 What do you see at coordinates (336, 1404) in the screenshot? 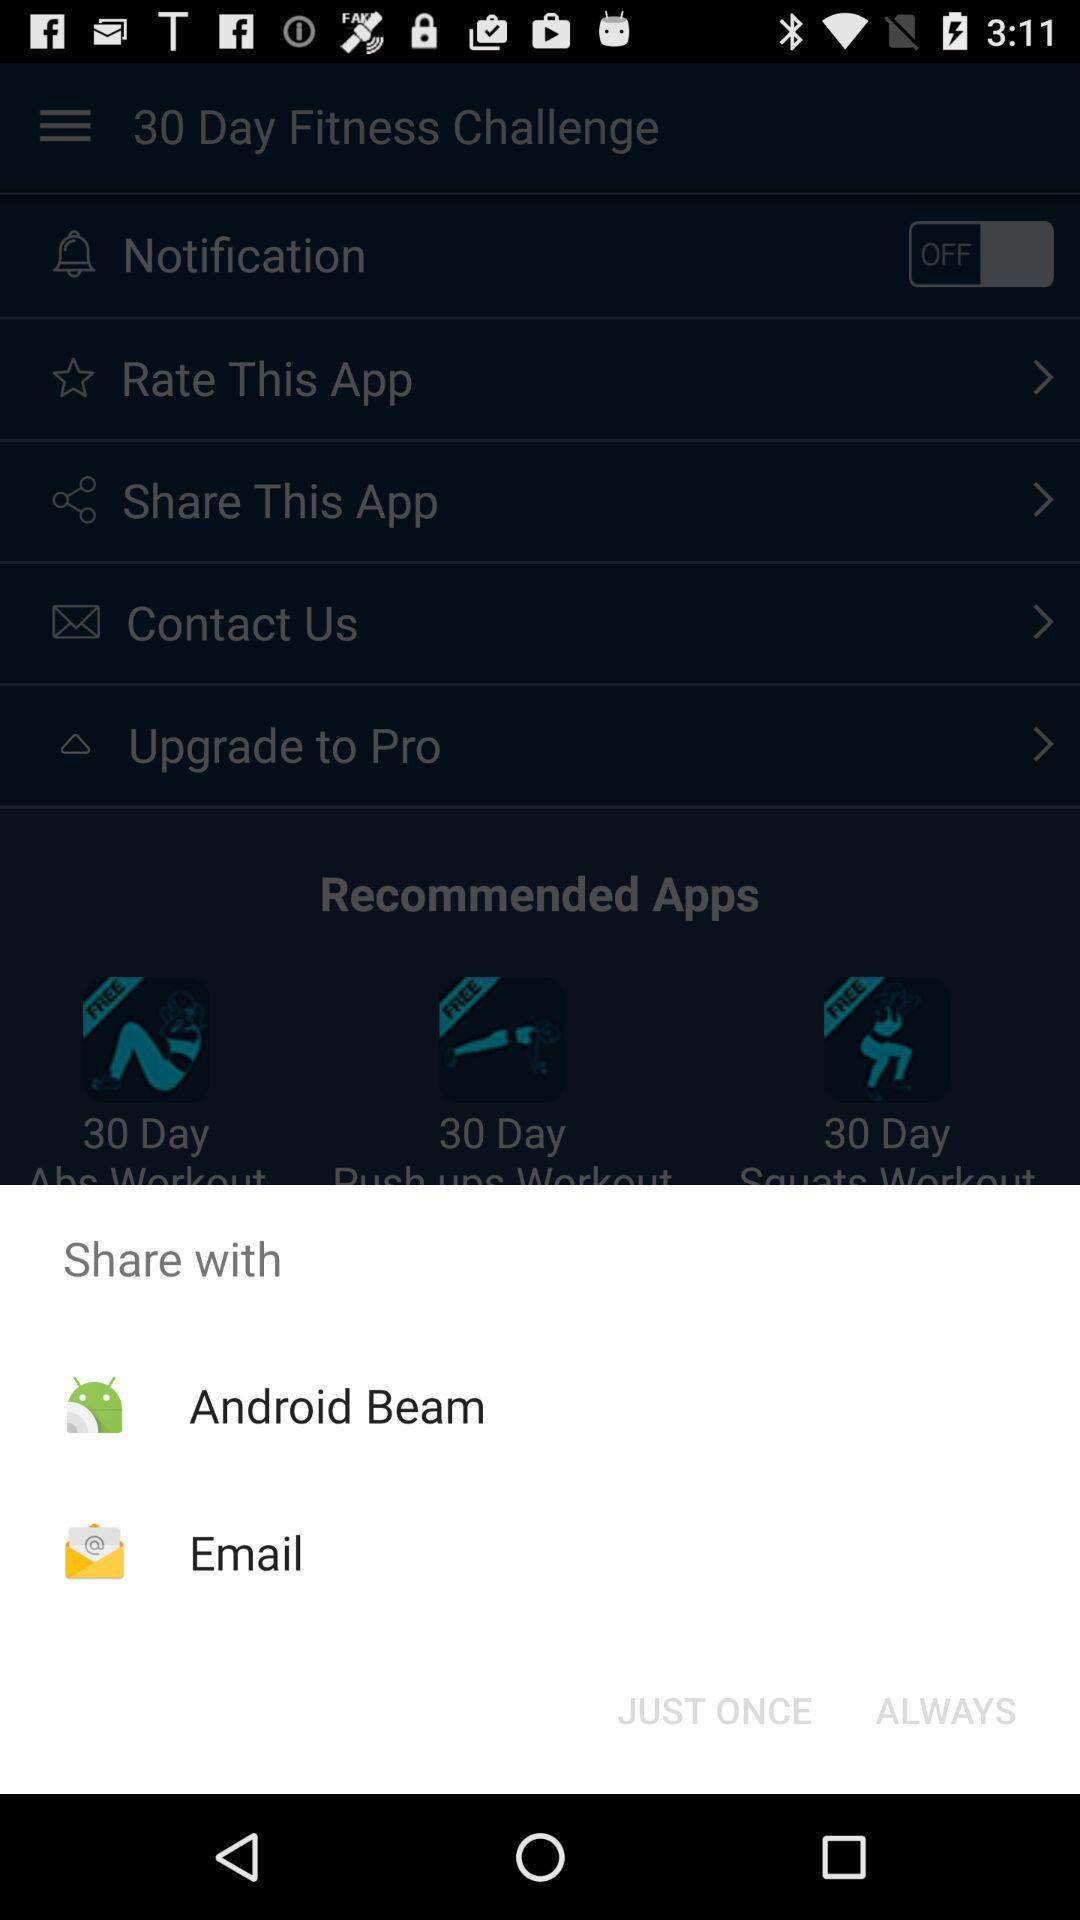
I see `the android beam icon` at bounding box center [336, 1404].